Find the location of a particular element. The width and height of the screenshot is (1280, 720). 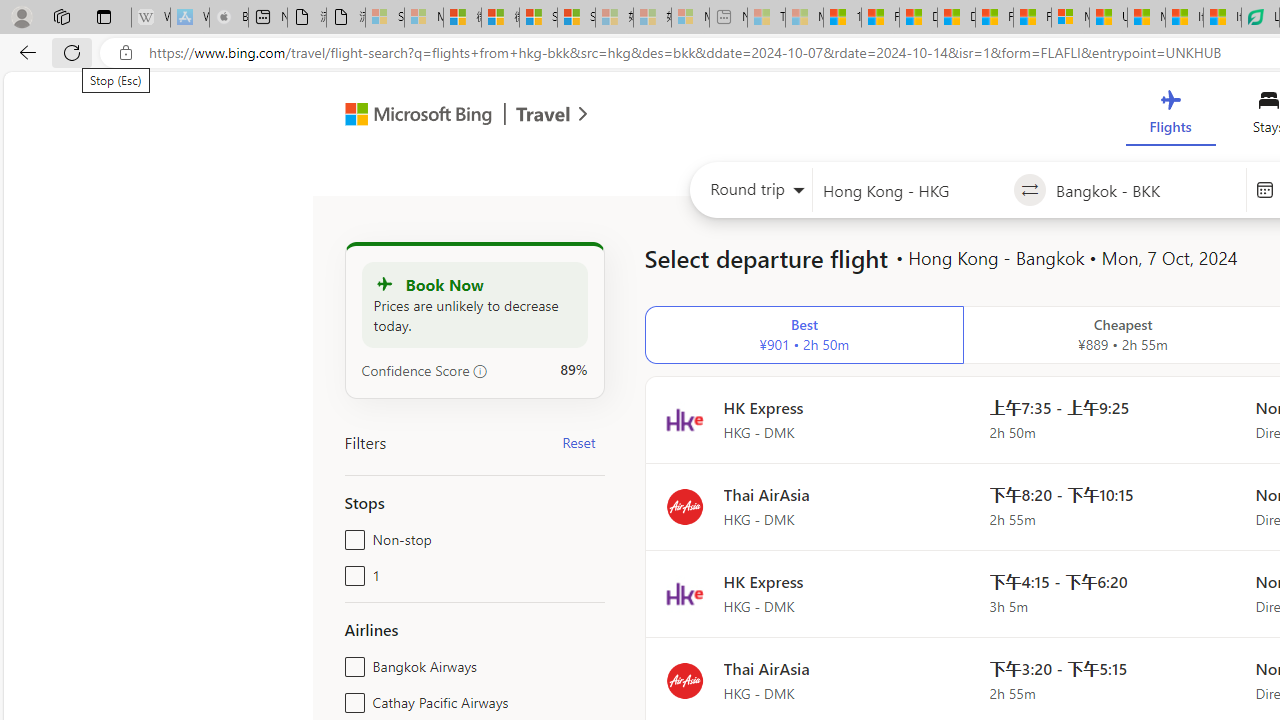

'Microsoft Start' is located at coordinates (1146, 17).